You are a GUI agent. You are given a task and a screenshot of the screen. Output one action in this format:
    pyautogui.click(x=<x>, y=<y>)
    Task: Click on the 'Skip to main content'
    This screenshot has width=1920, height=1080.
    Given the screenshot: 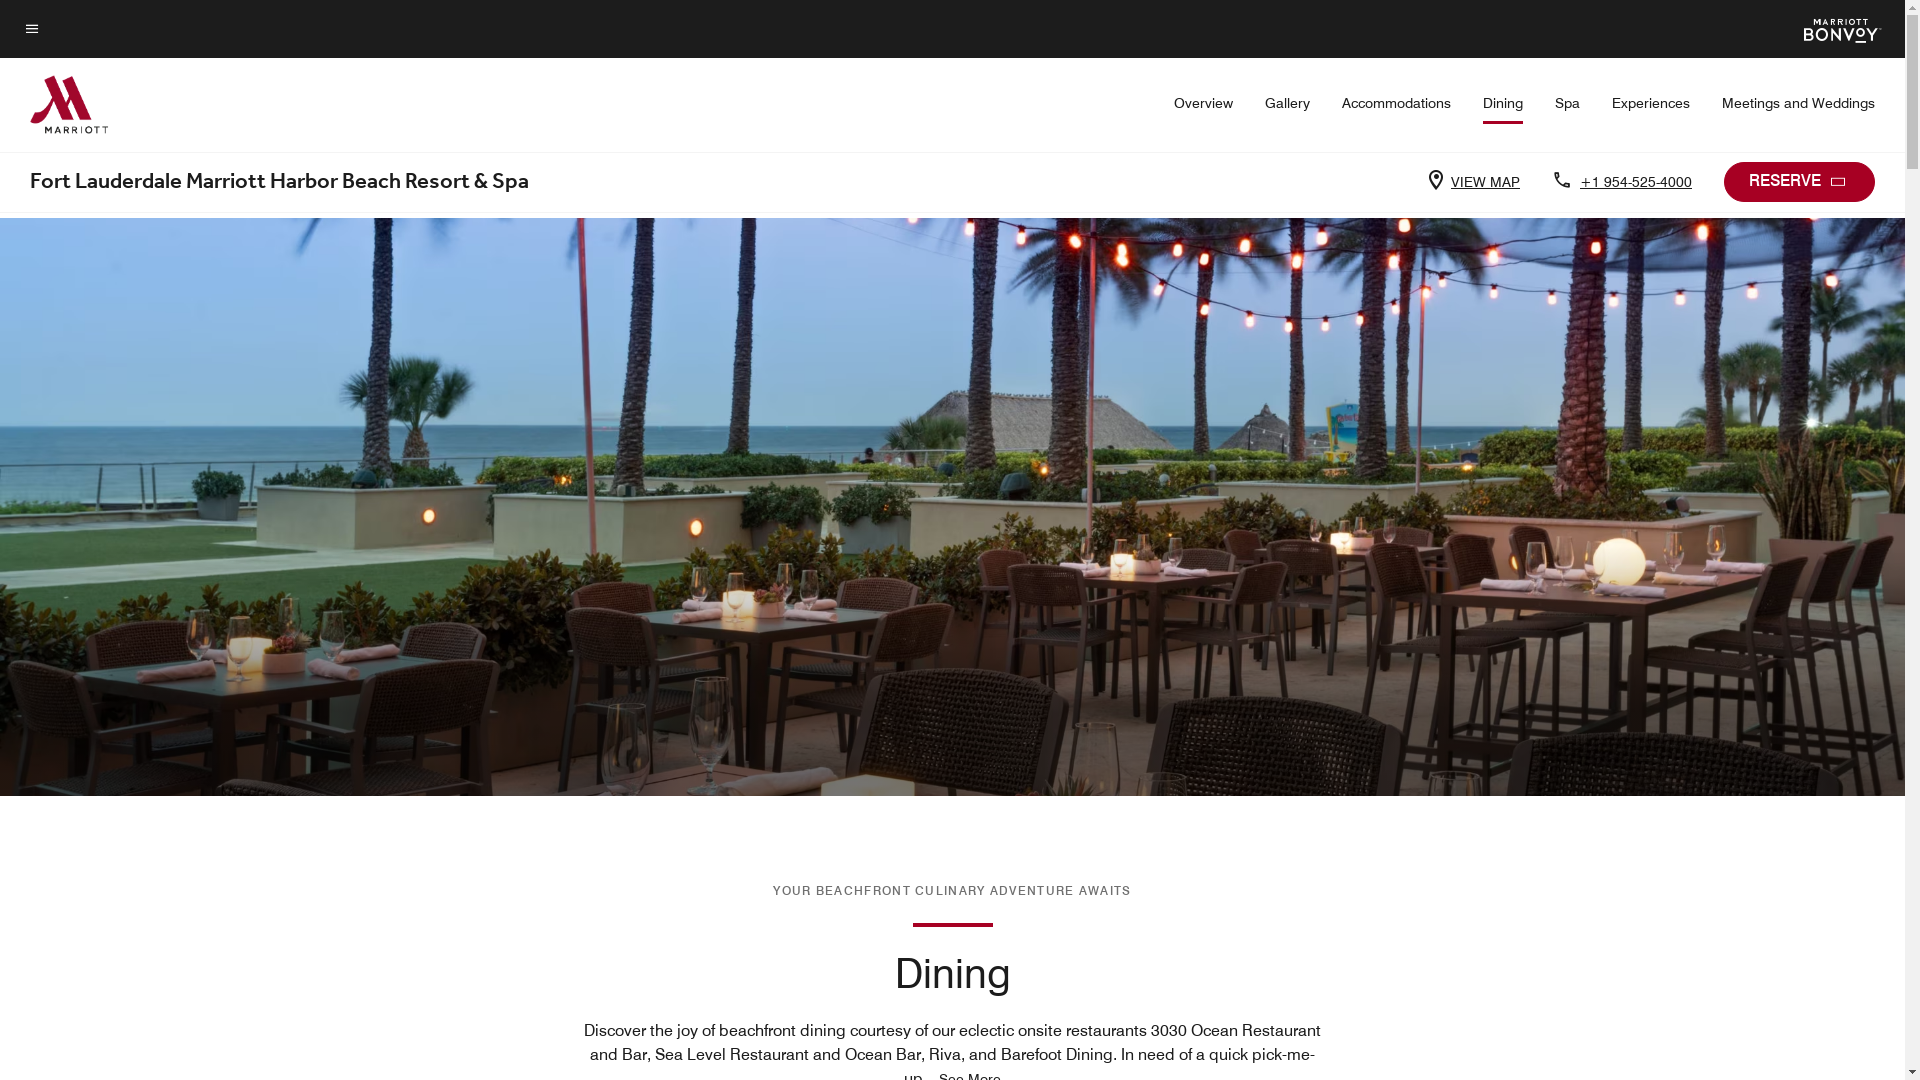 What is the action you would take?
    pyautogui.click(x=24, y=16)
    